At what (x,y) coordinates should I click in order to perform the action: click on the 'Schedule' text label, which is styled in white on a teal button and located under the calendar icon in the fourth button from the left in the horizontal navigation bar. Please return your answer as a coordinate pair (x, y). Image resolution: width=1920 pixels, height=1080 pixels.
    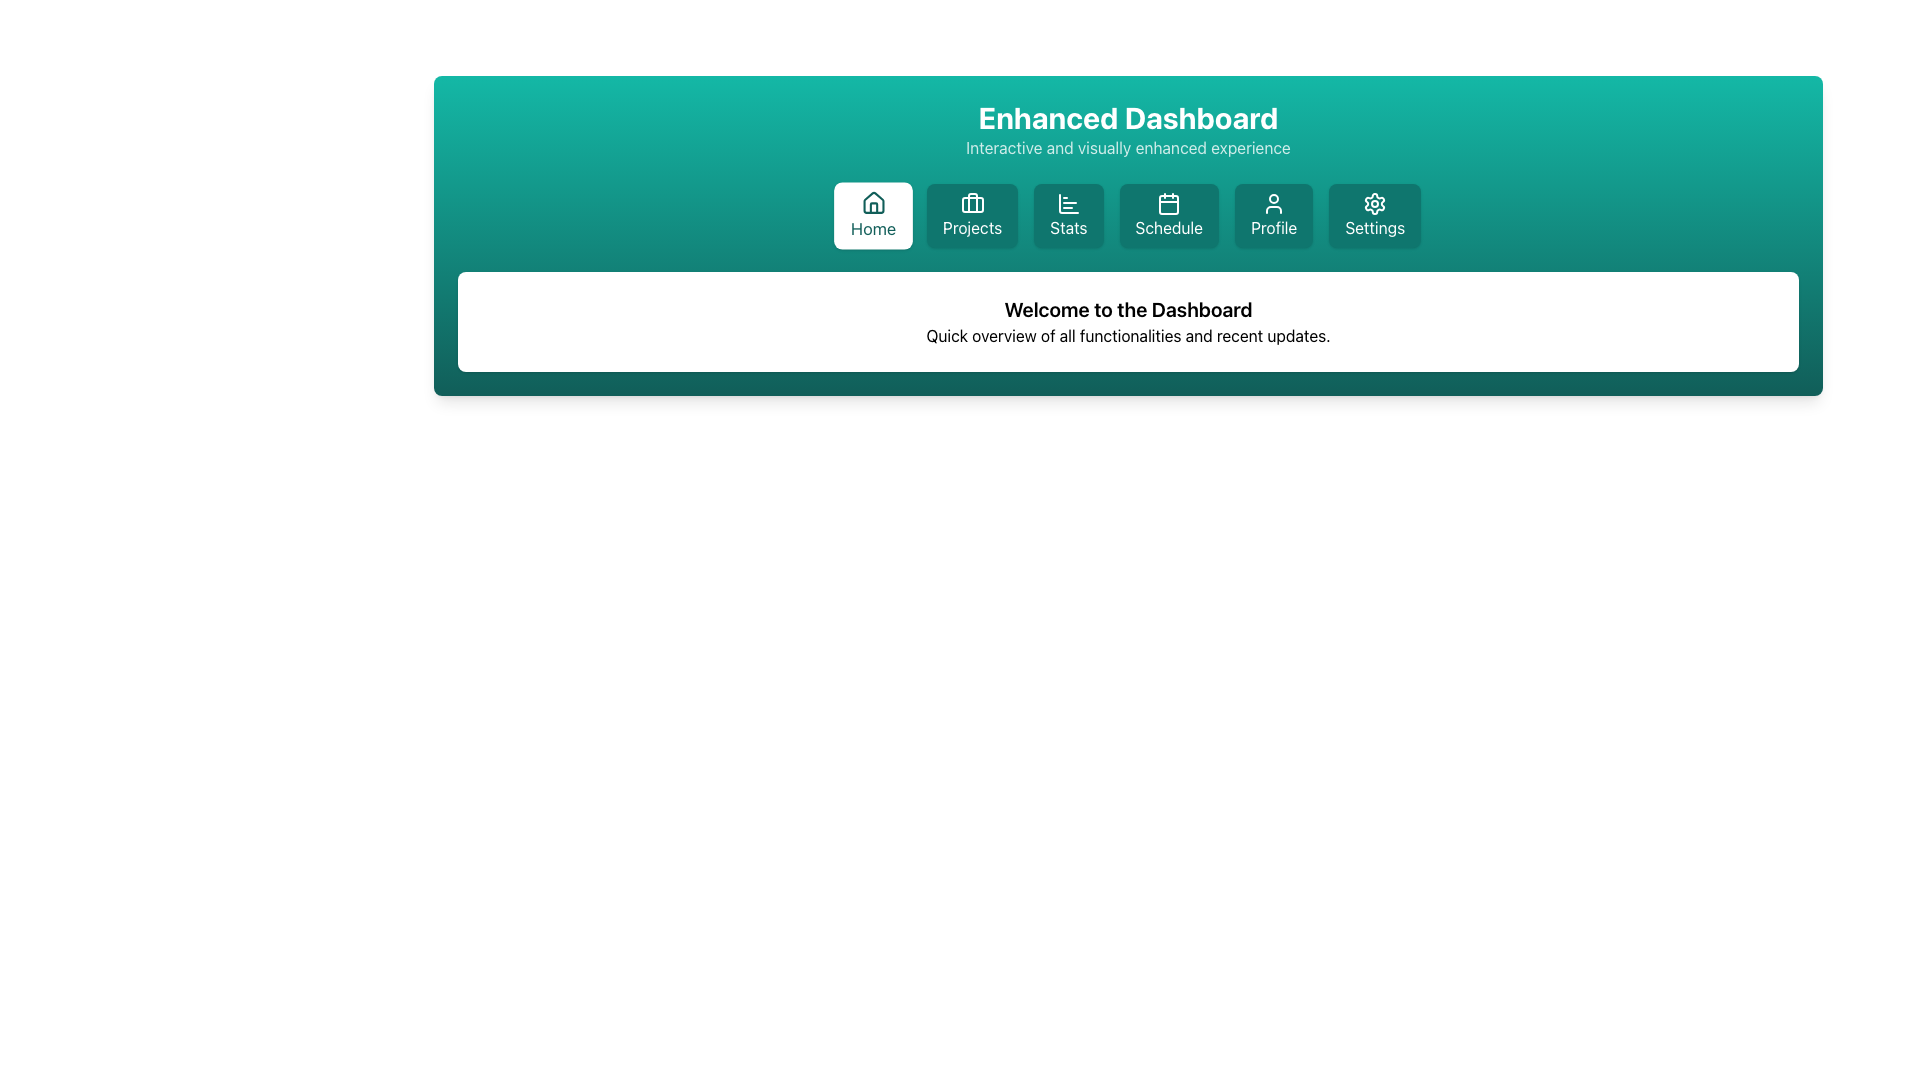
    Looking at the image, I should click on (1169, 226).